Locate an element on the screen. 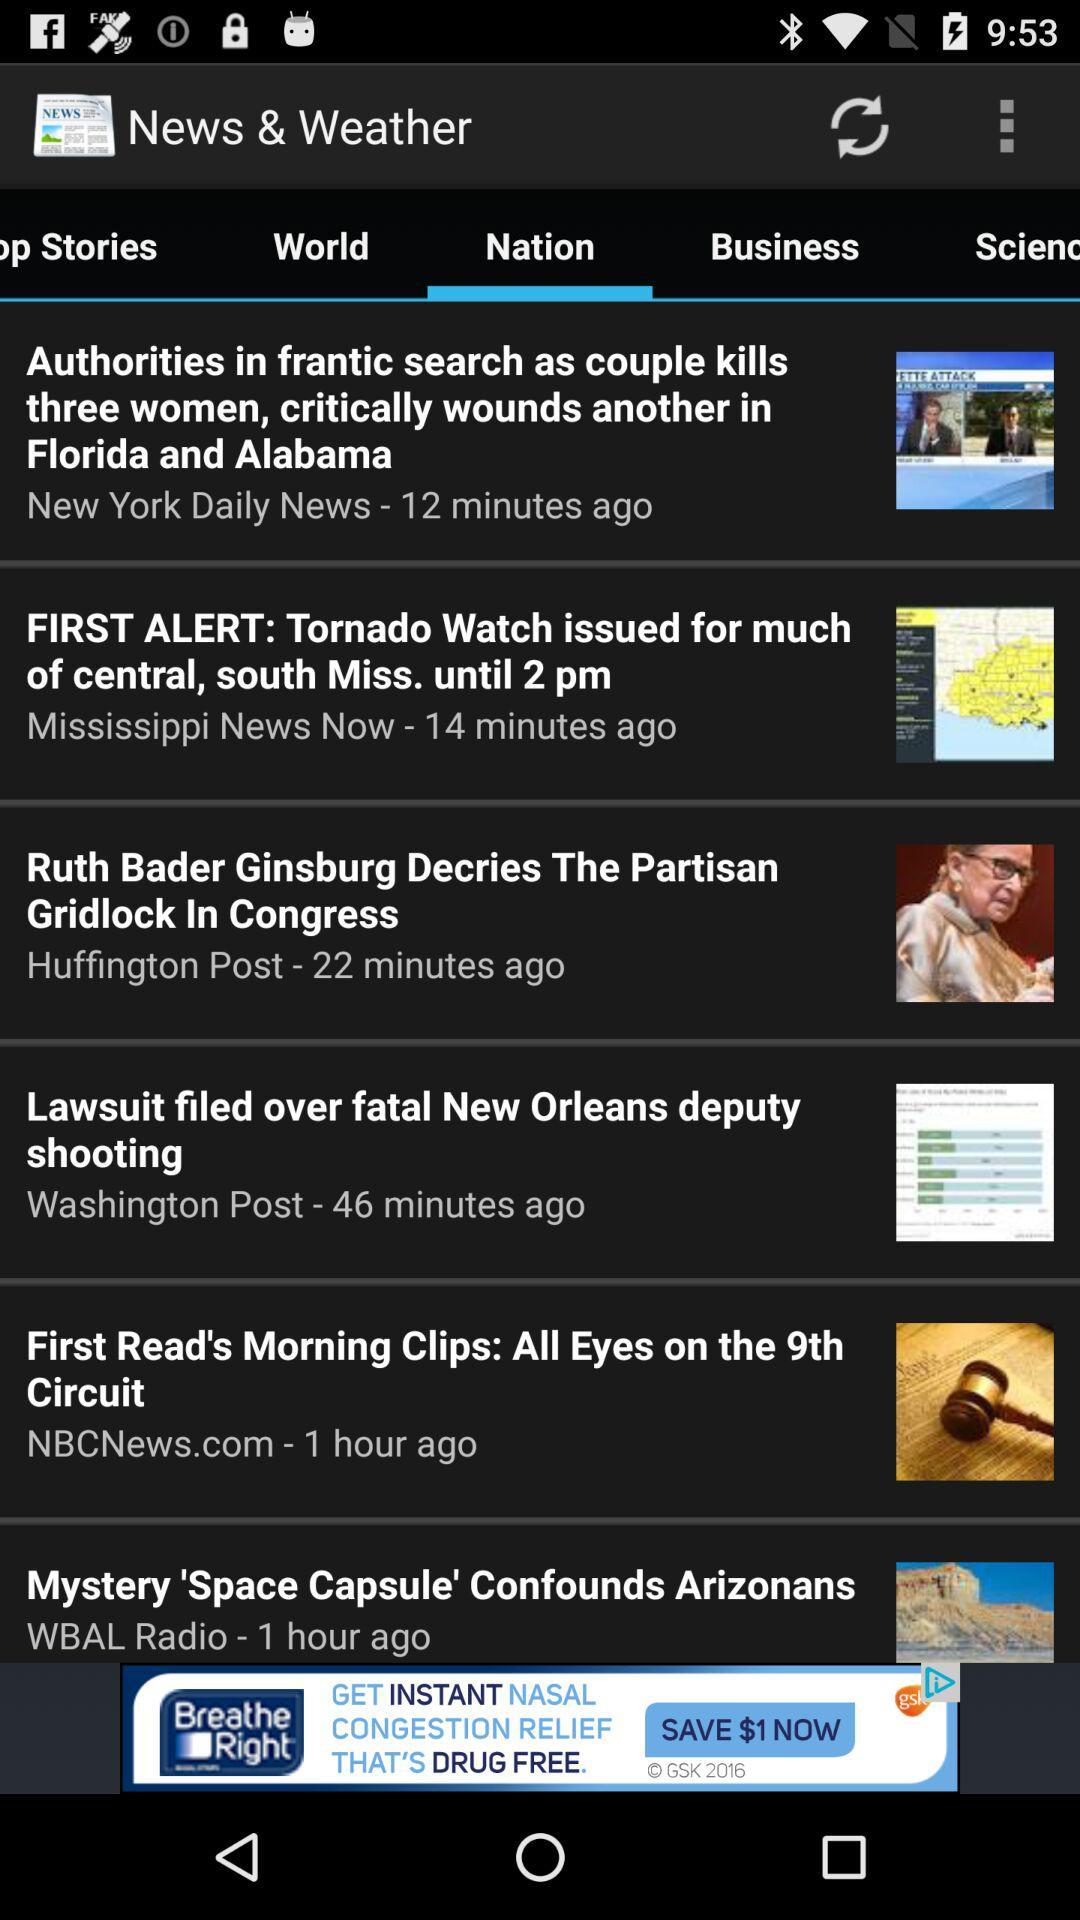 The width and height of the screenshot is (1080, 1920). the 2nd picture from the top is located at coordinates (974, 684).